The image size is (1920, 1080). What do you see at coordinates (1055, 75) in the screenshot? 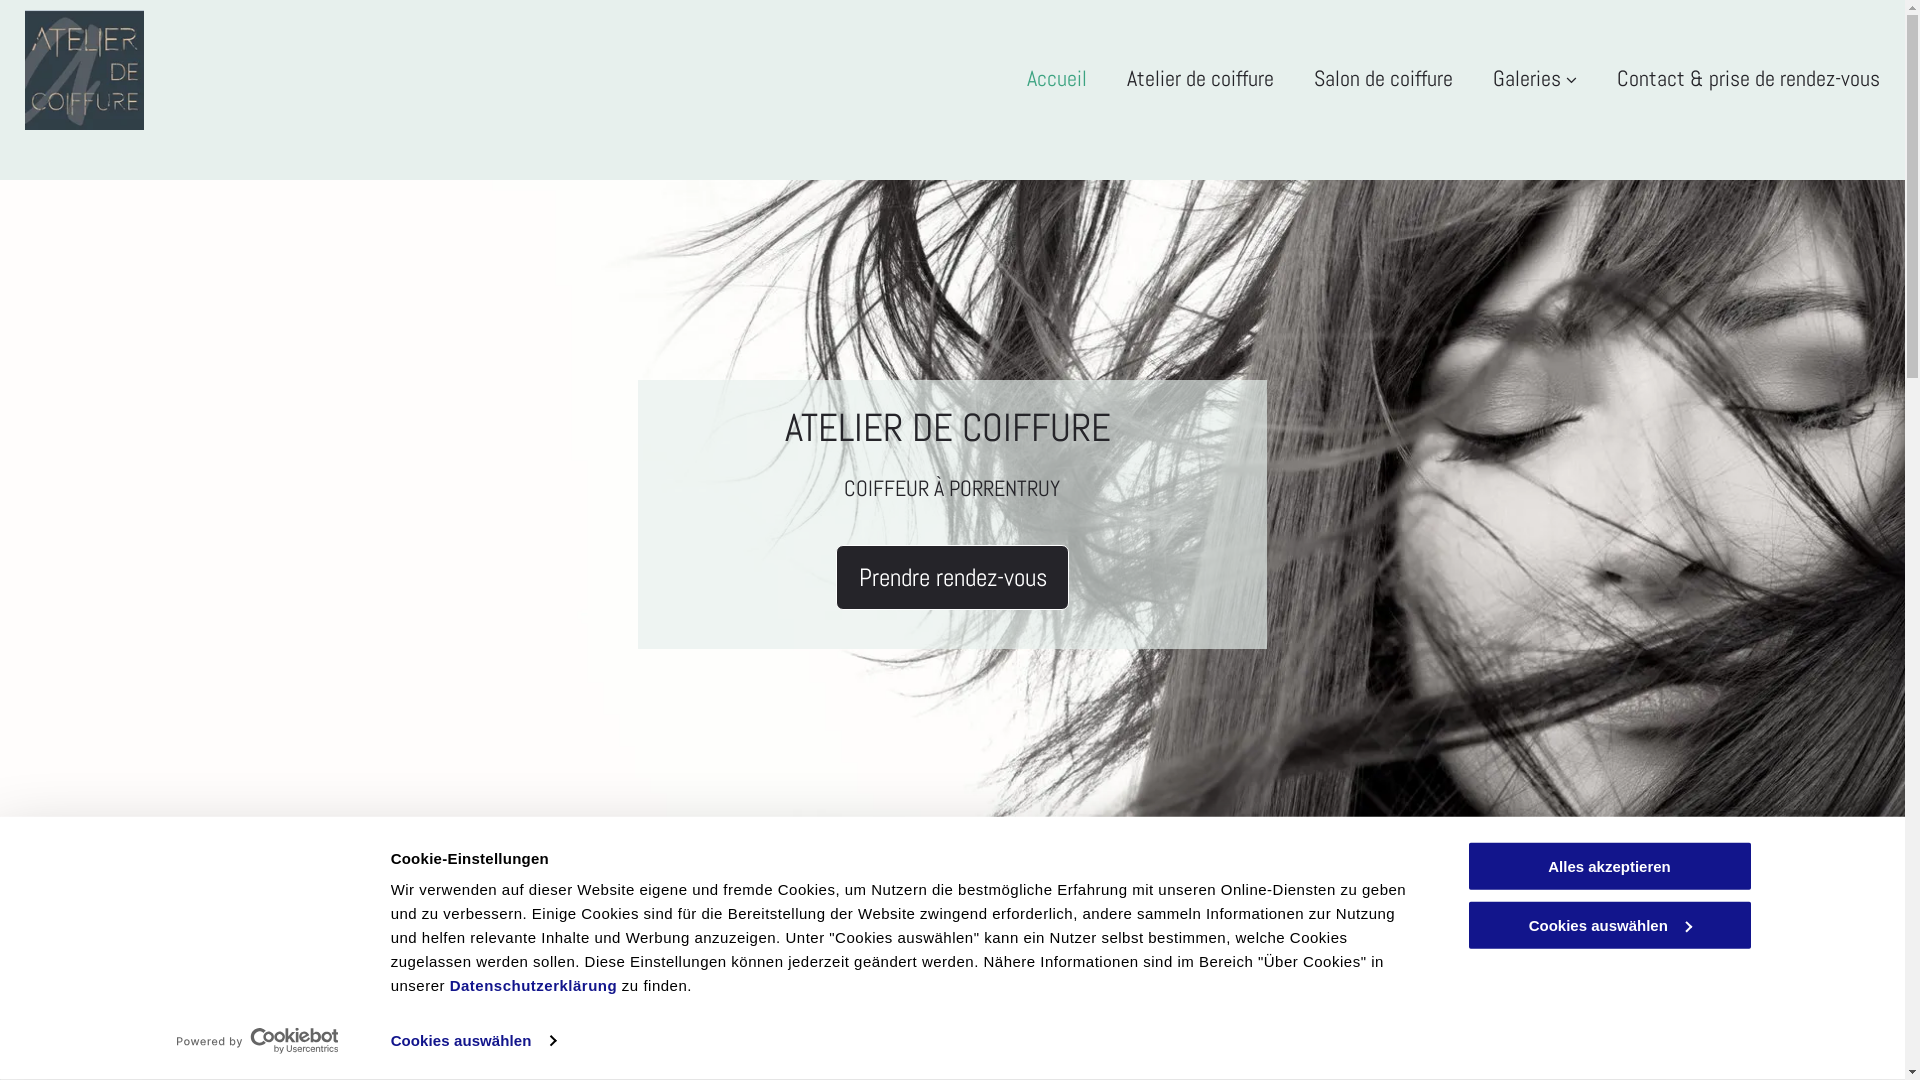
I see `'Accueil'` at bounding box center [1055, 75].